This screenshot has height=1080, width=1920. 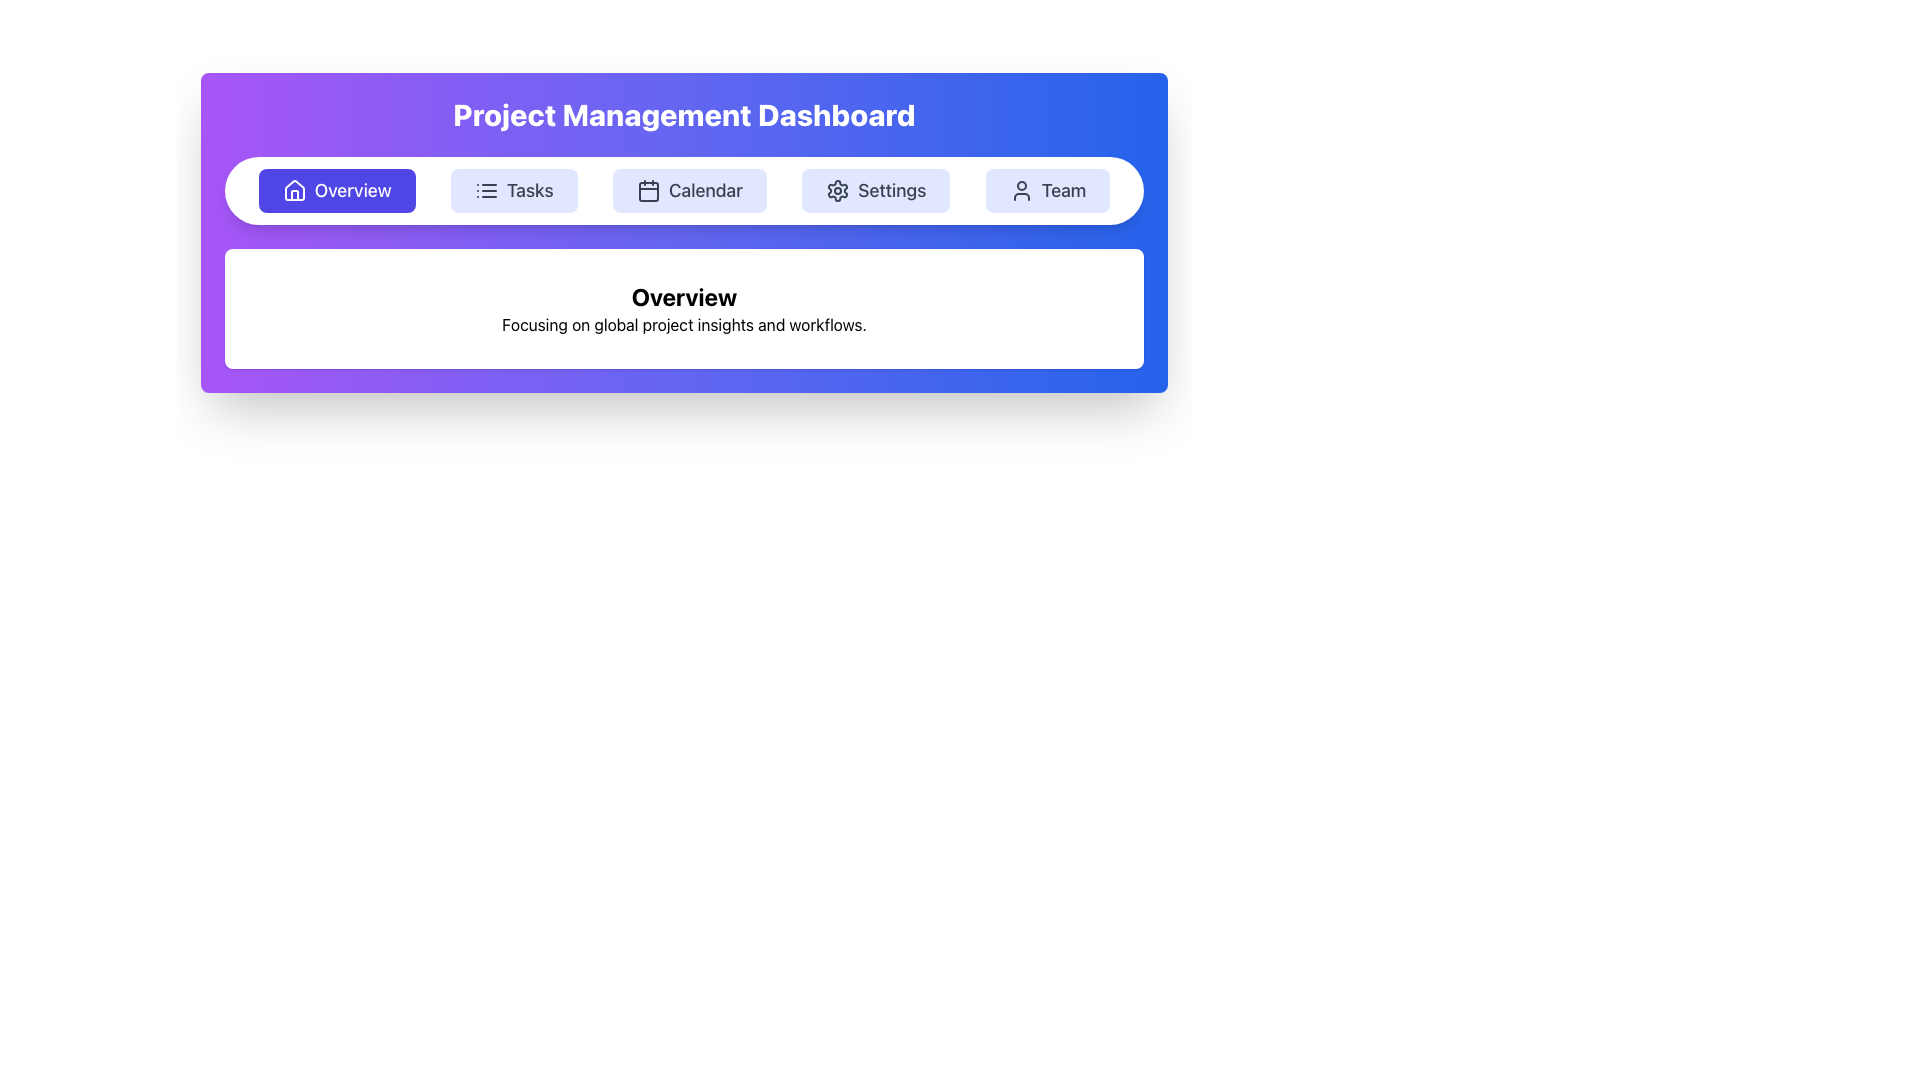 What do you see at coordinates (293, 191) in the screenshot?
I see `the house-shaped icon with a white outline on a blue background located within the 'Overview' button in the navigation bar` at bounding box center [293, 191].